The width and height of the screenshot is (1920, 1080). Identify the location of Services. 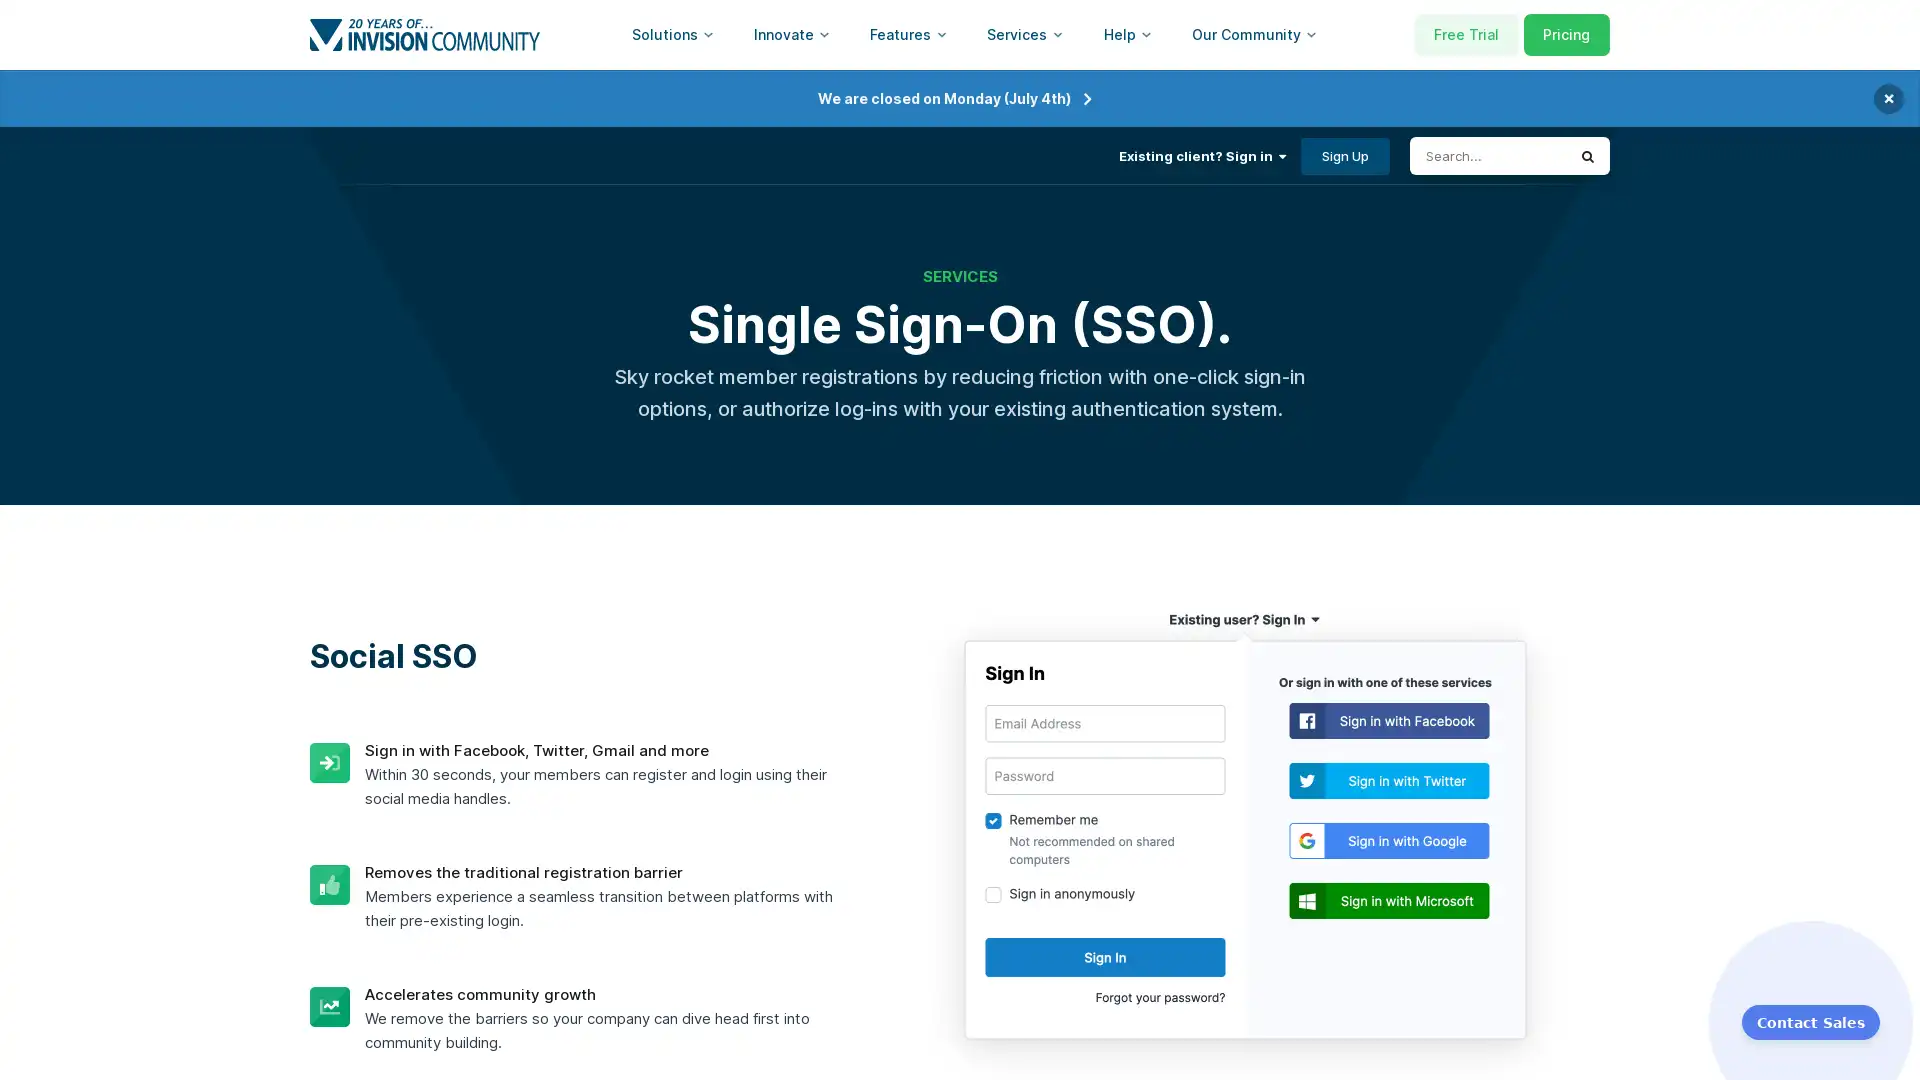
(1025, 34).